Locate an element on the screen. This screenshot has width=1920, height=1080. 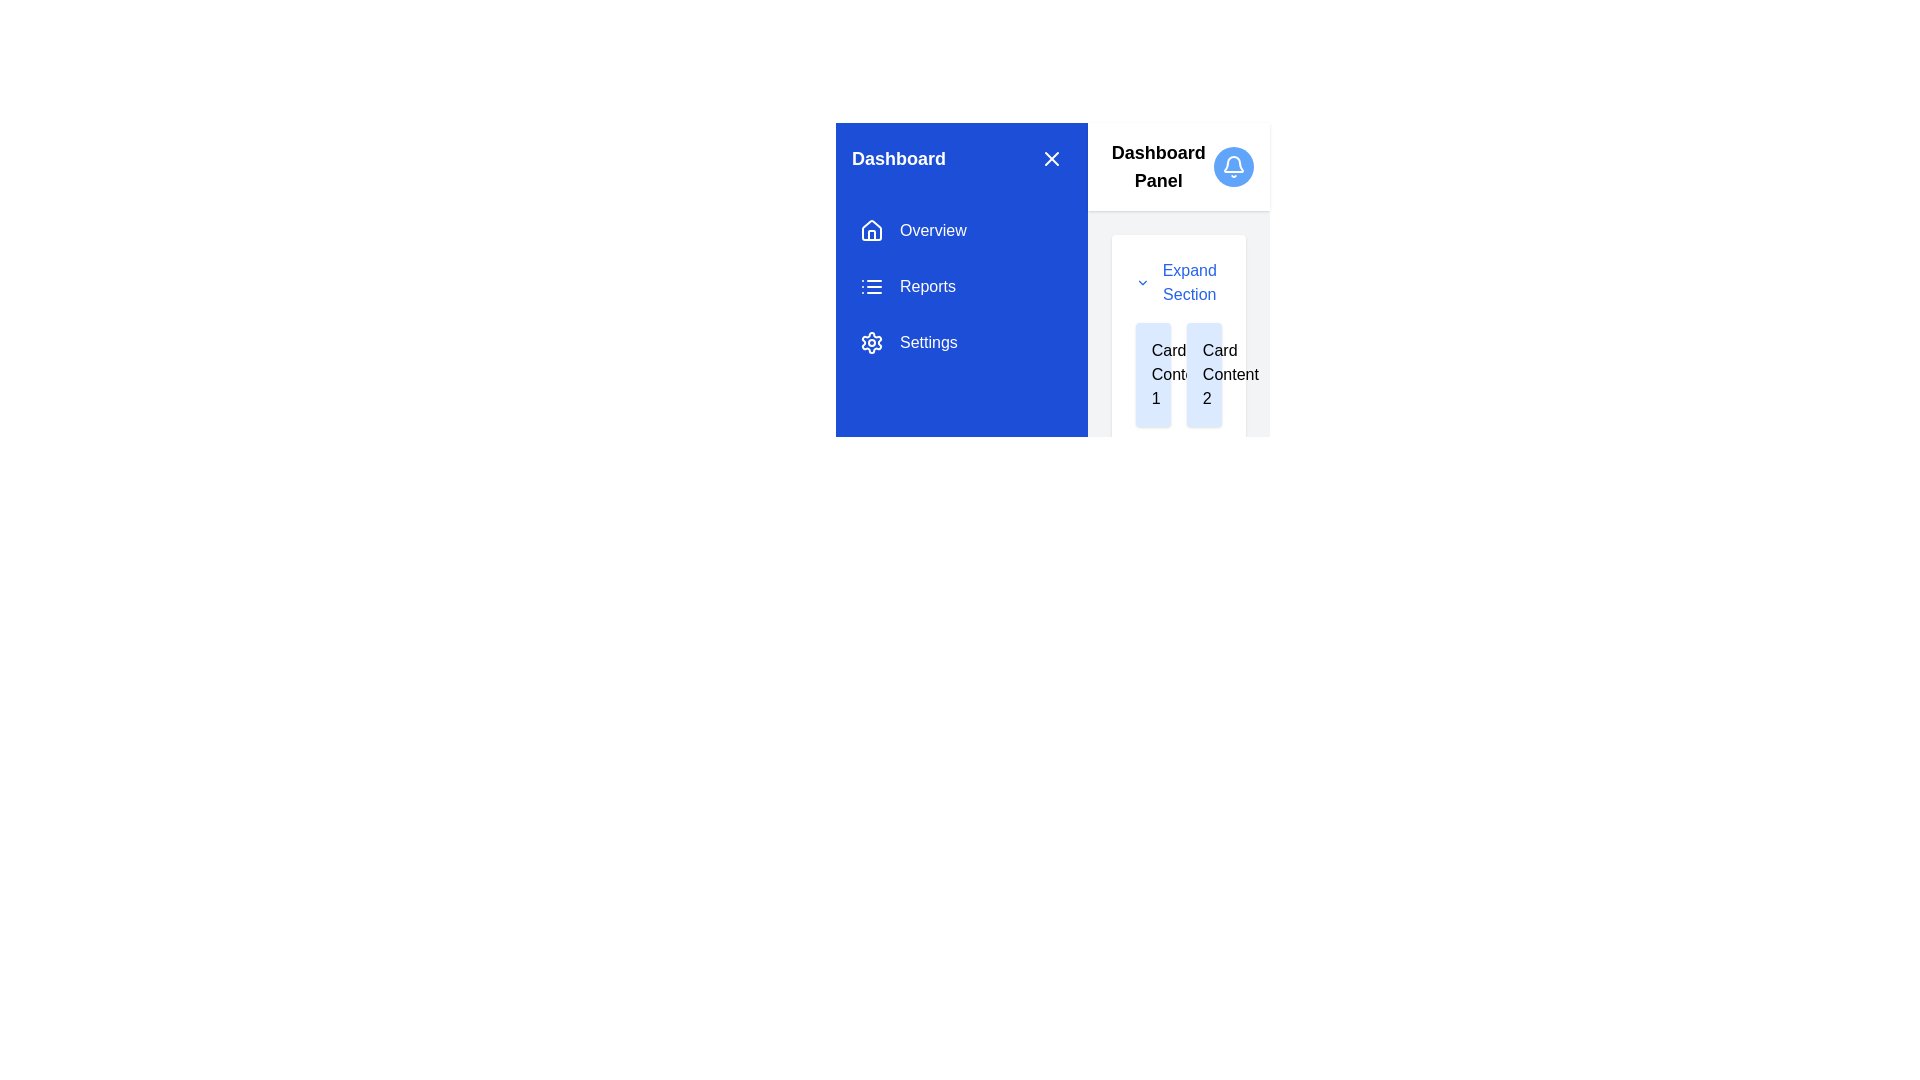
on the bell-shaped notification icon with a circular blue background located at the top-right corner of the interface, near the 'Dashboard' title is located at coordinates (1232, 165).